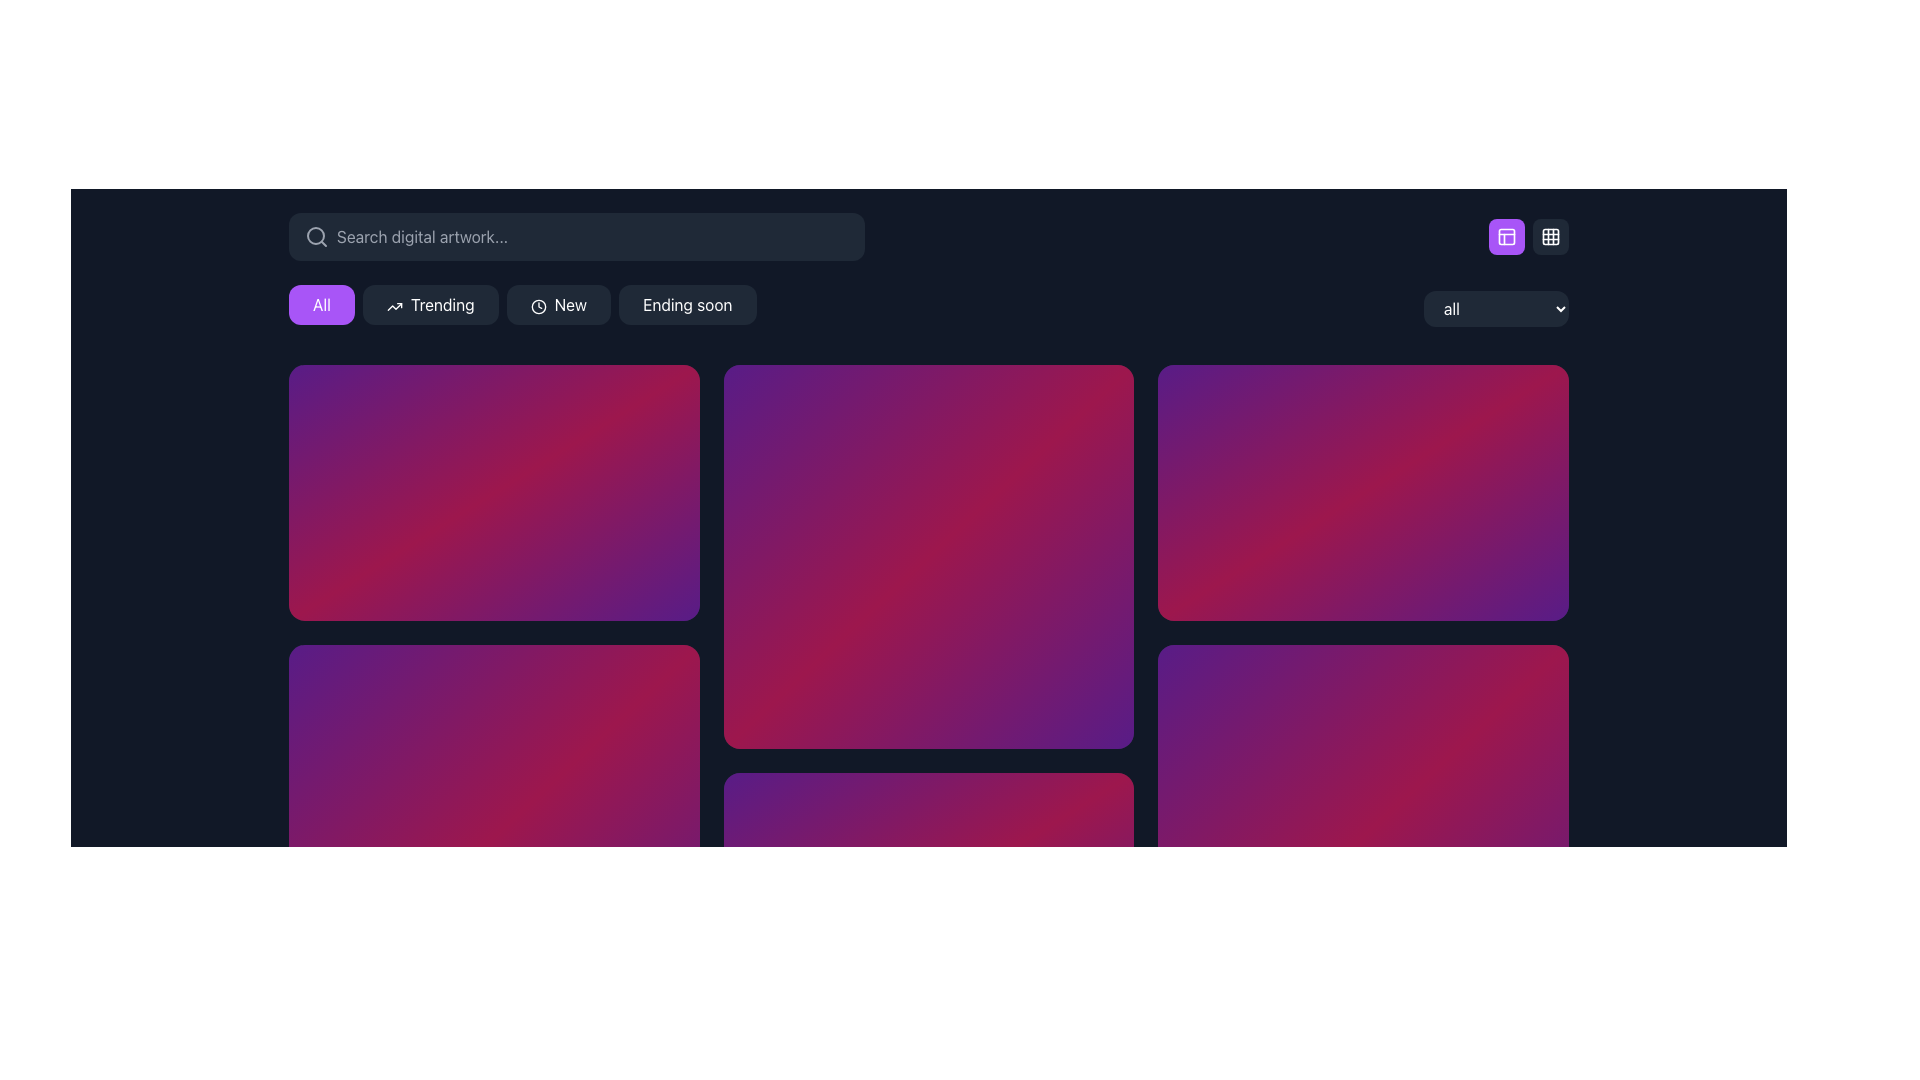 The width and height of the screenshot is (1920, 1080). What do you see at coordinates (1099, 398) in the screenshot?
I see `the circular zoom-in button with a dark background located in the top-right corner of the interface to observe its styling changes` at bounding box center [1099, 398].